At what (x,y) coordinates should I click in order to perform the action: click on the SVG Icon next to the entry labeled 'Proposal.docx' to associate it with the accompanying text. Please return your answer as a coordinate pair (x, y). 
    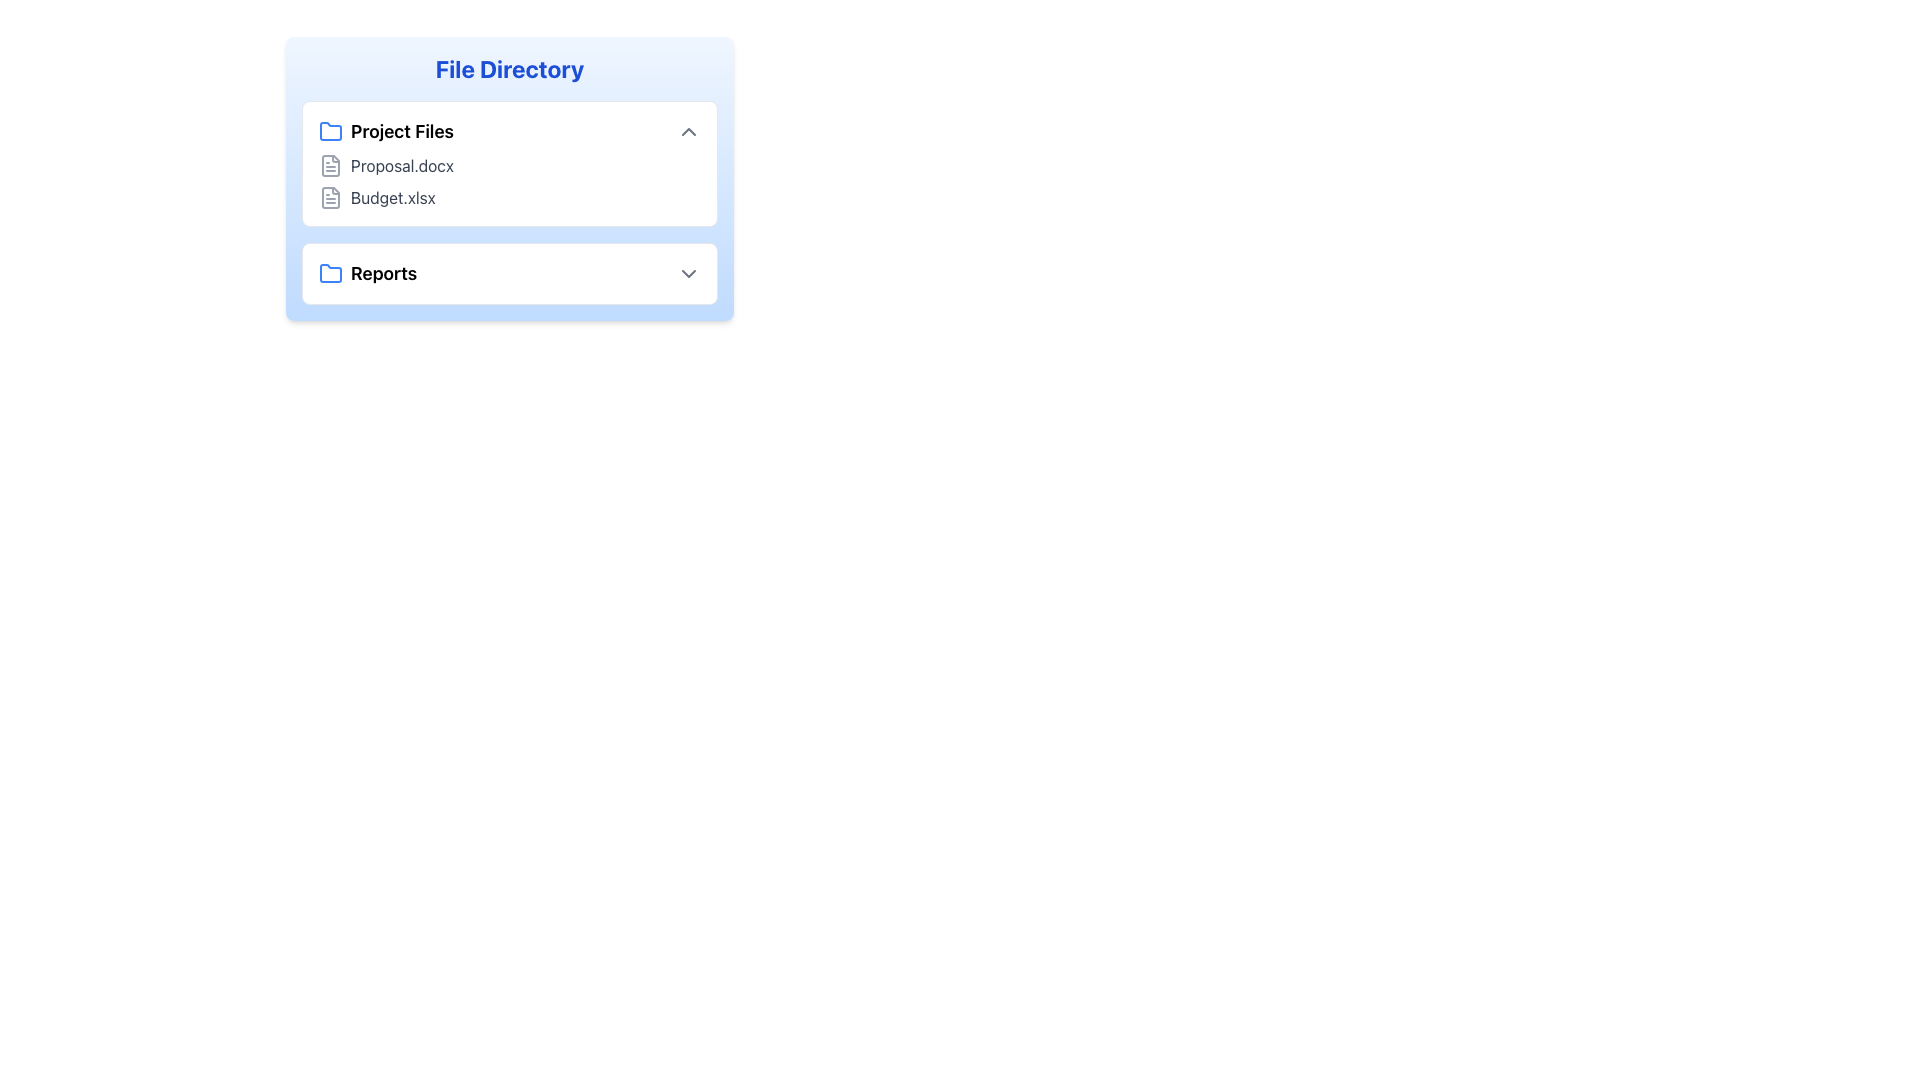
    Looking at the image, I should click on (331, 164).